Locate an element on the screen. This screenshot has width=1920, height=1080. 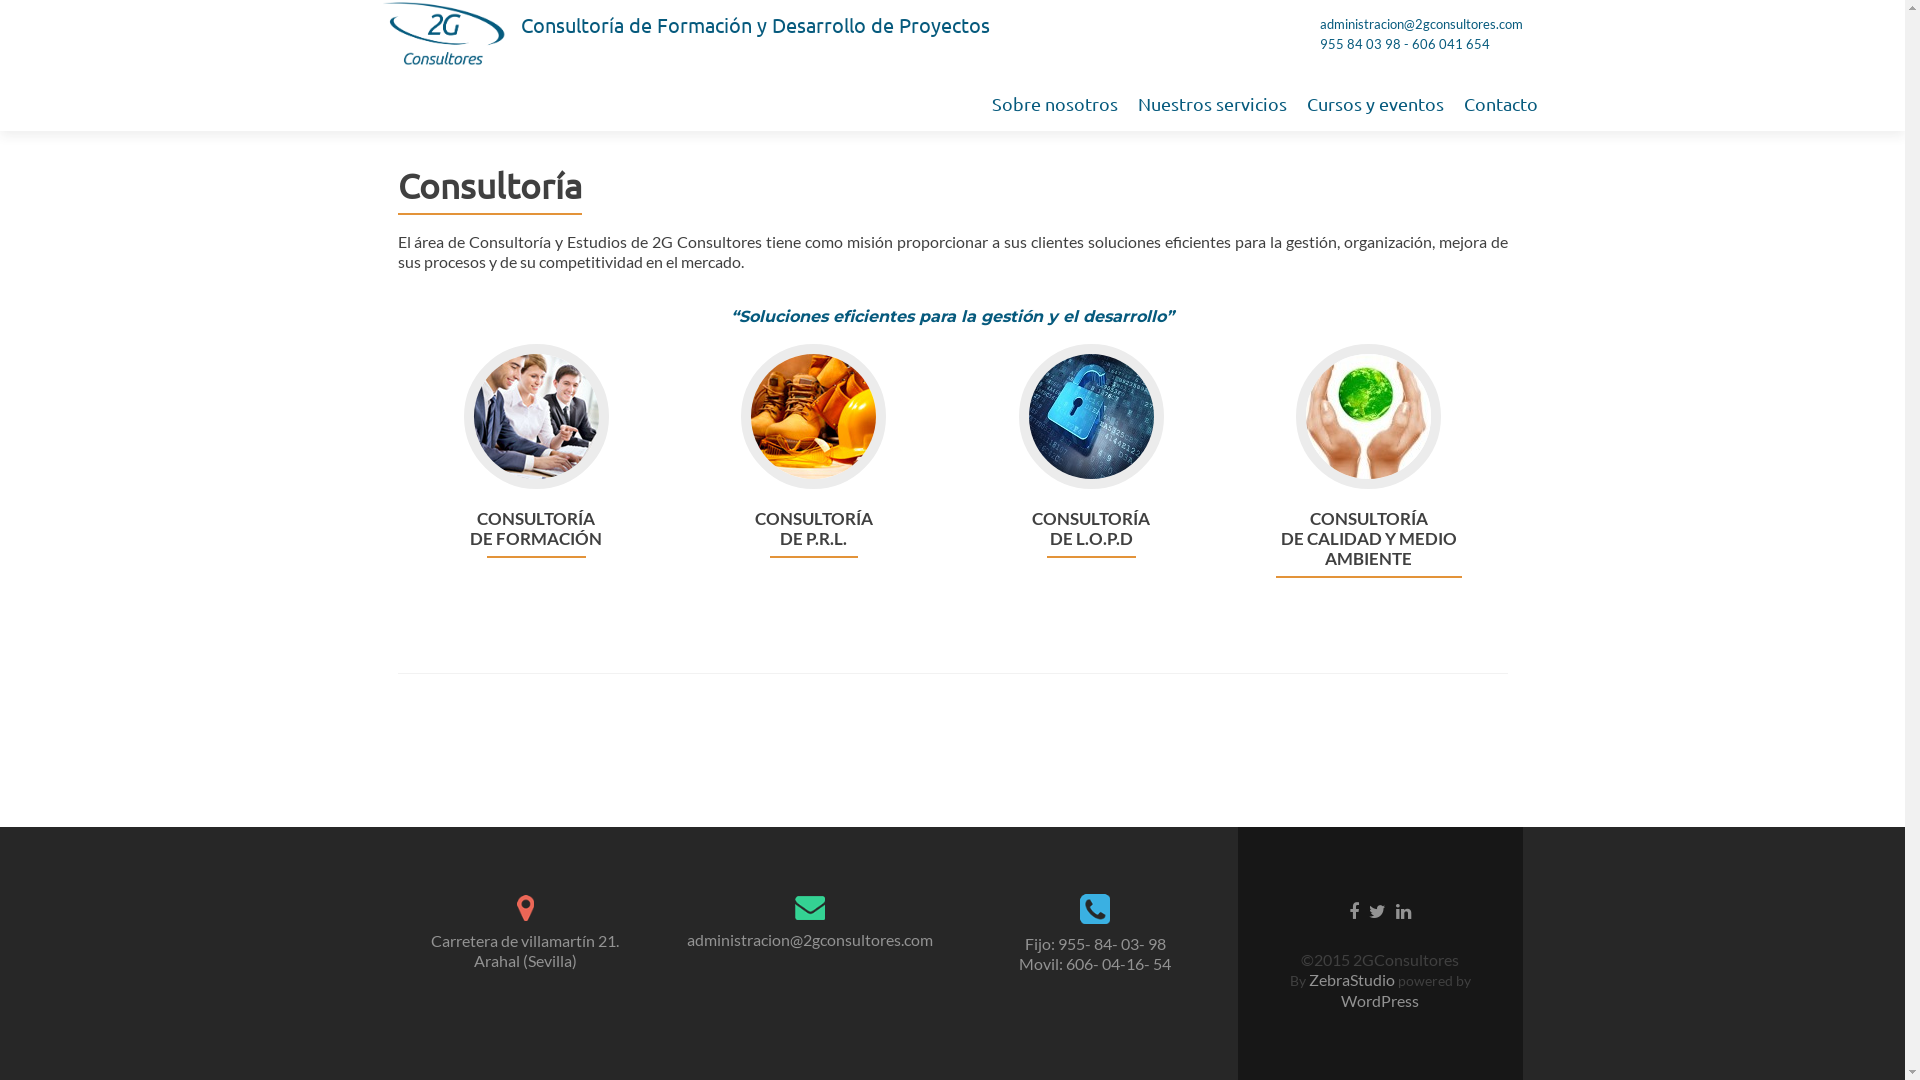
'ZebraStudio' is located at coordinates (1352, 978).